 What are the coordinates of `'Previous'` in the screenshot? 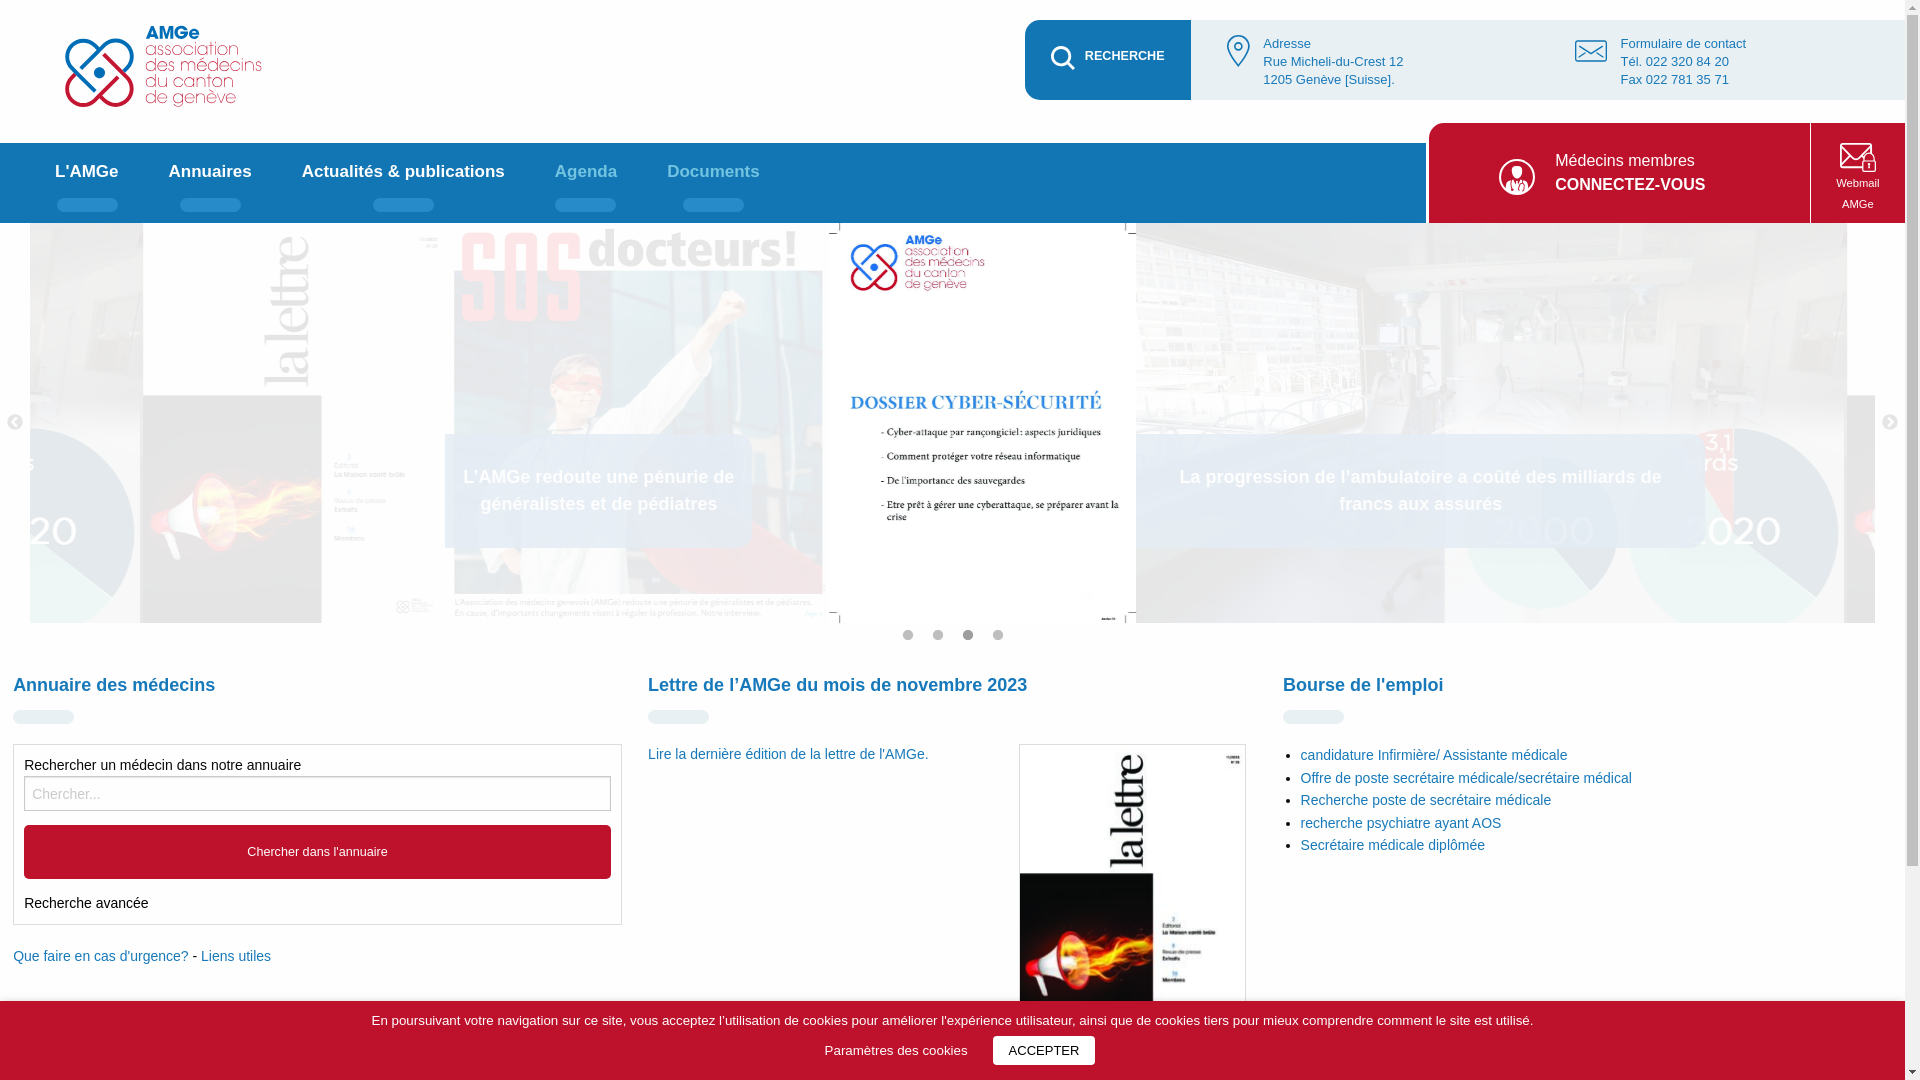 It's located at (4, 422).